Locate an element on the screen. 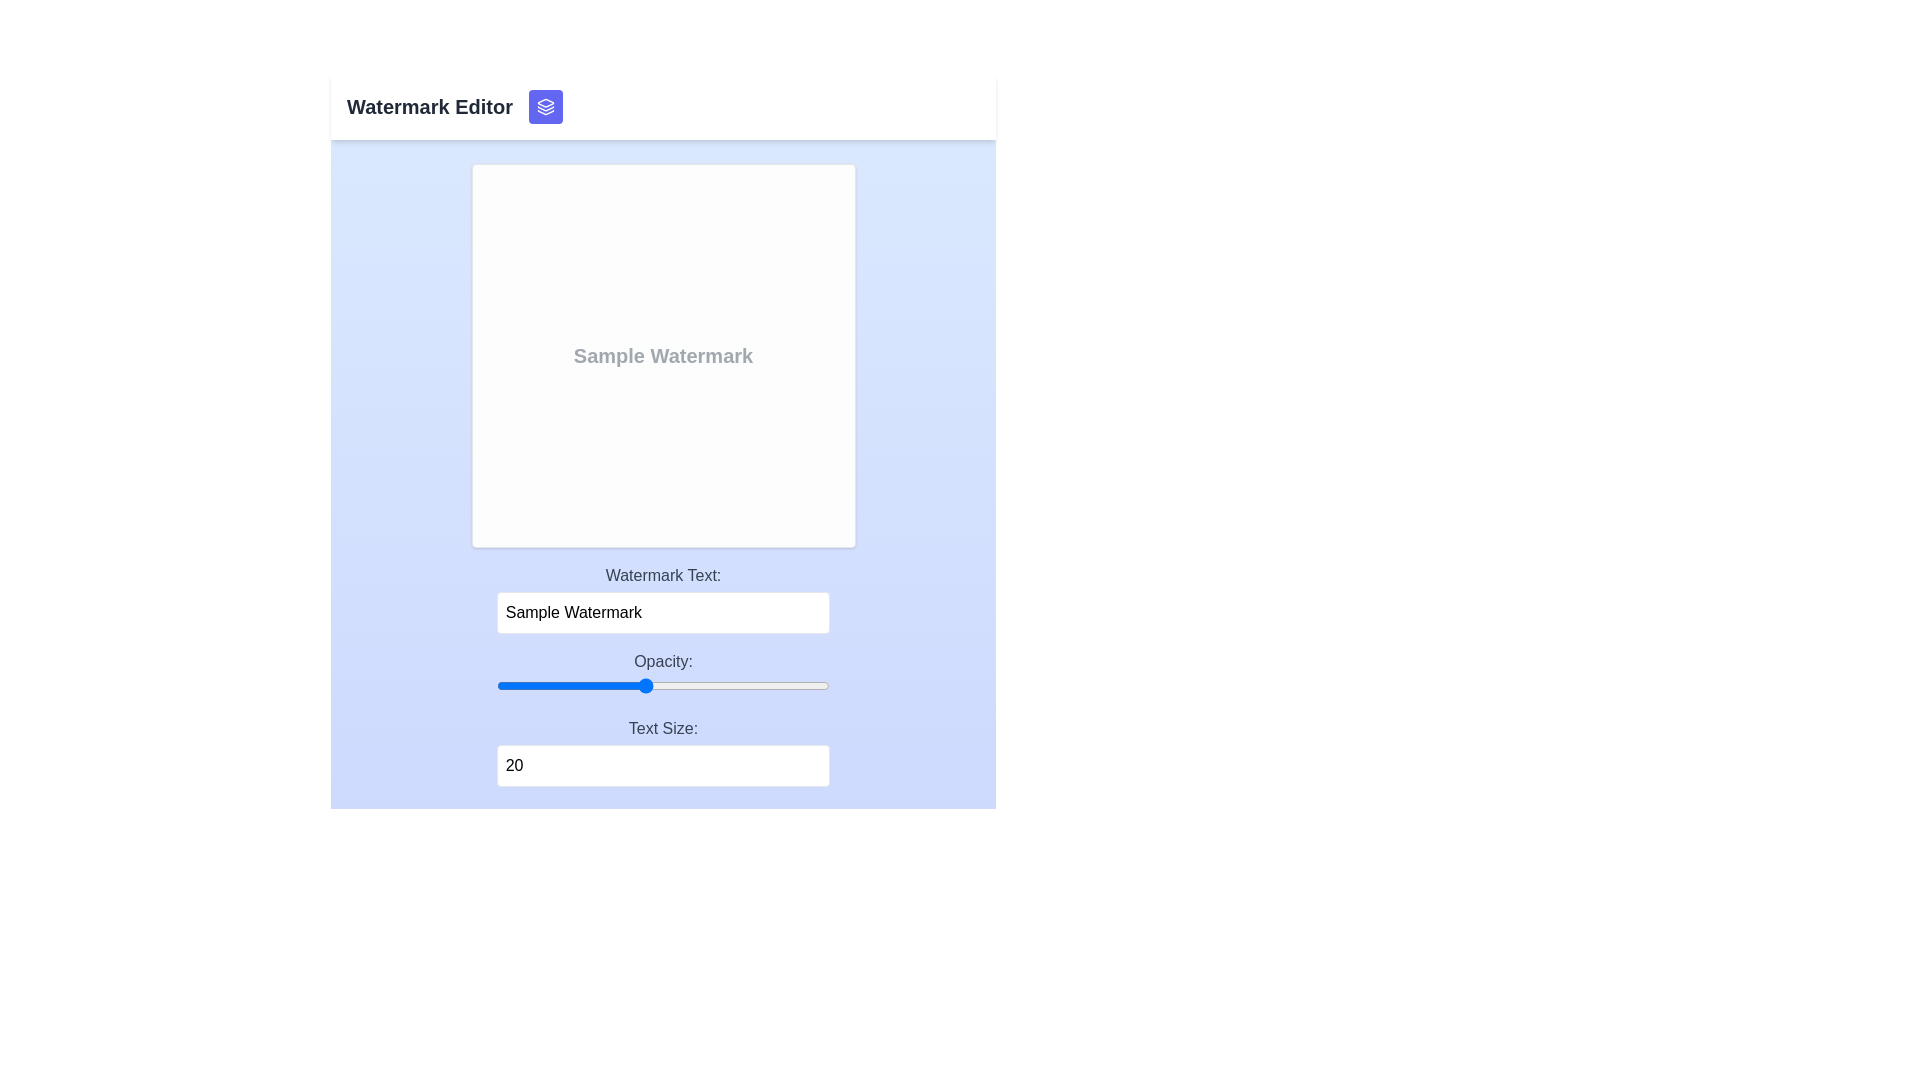  the minimalist triangular icon design, which is the third component in a stack of three layered symbols within an SVG illustration is located at coordinates (546, 112).